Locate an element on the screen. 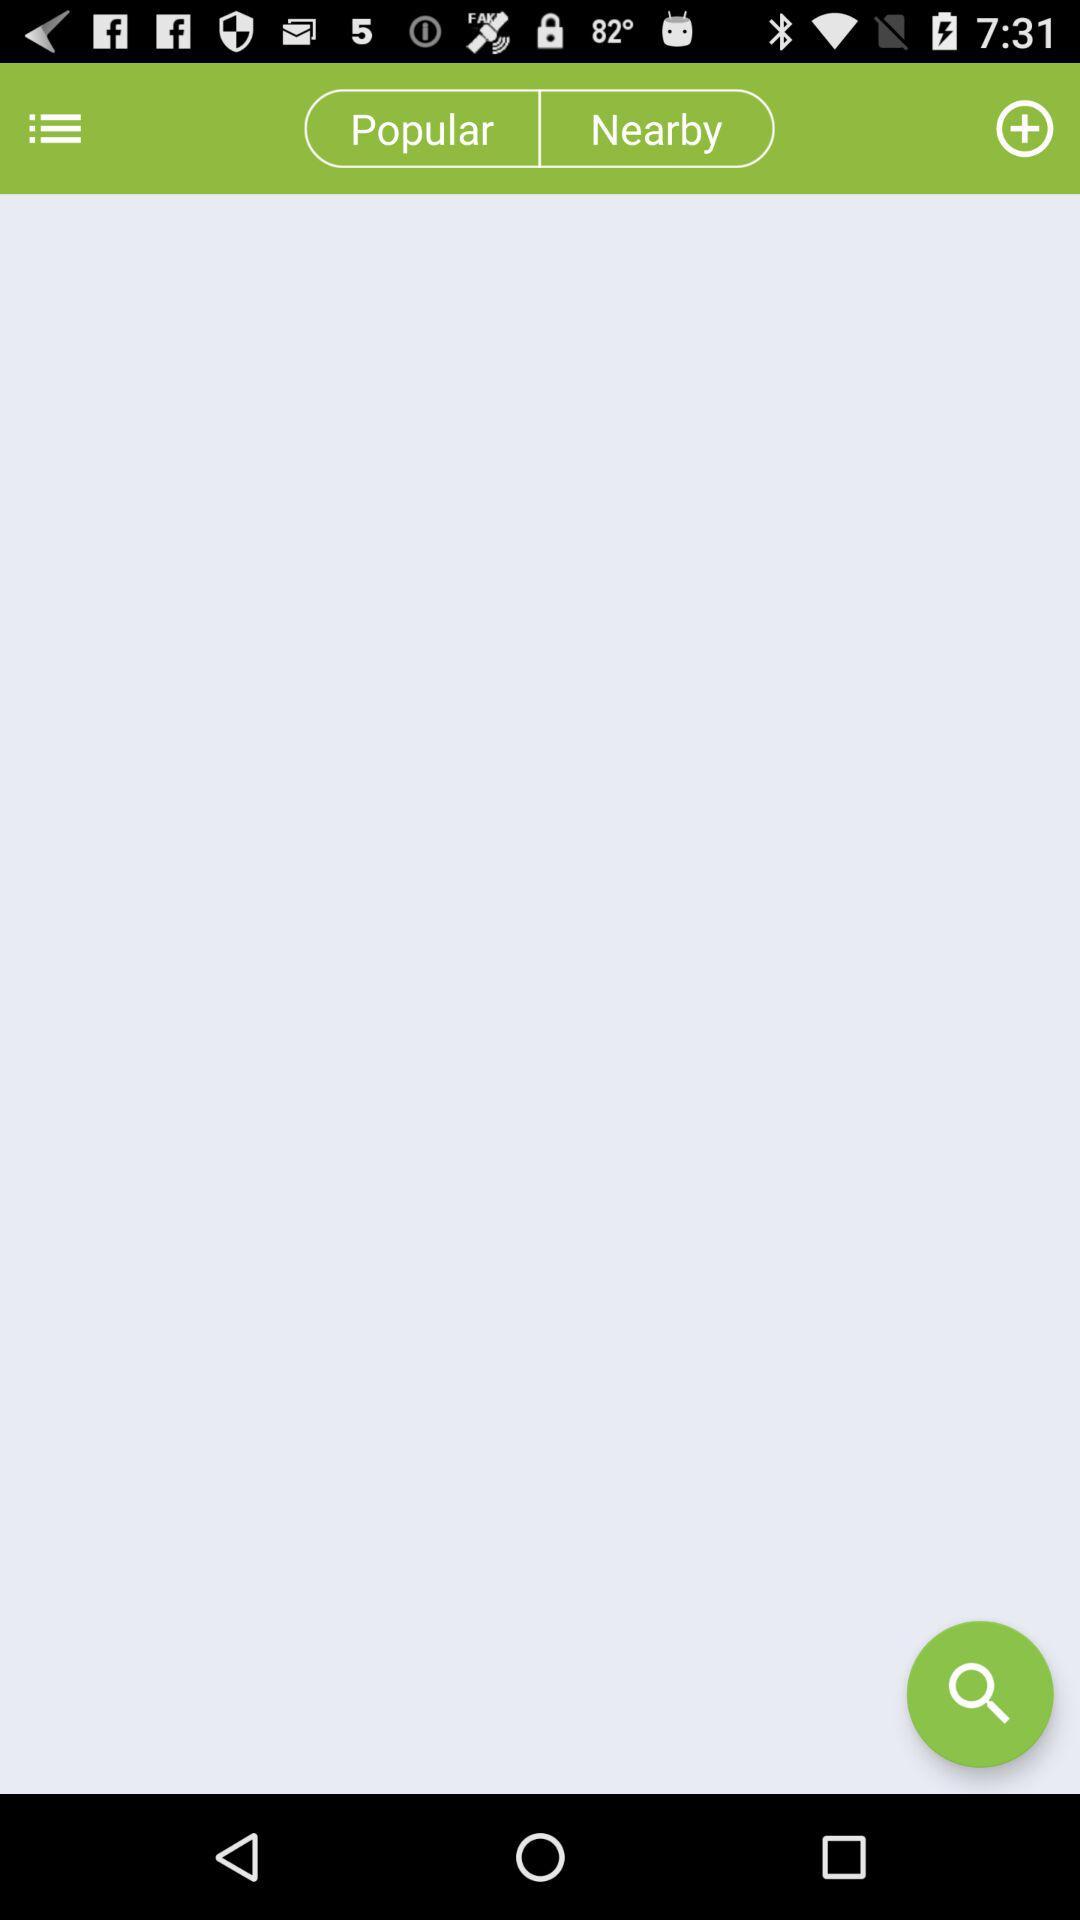 This screenshot has width=1080, height=1920. the list icon is located at coordinates (54, 136).